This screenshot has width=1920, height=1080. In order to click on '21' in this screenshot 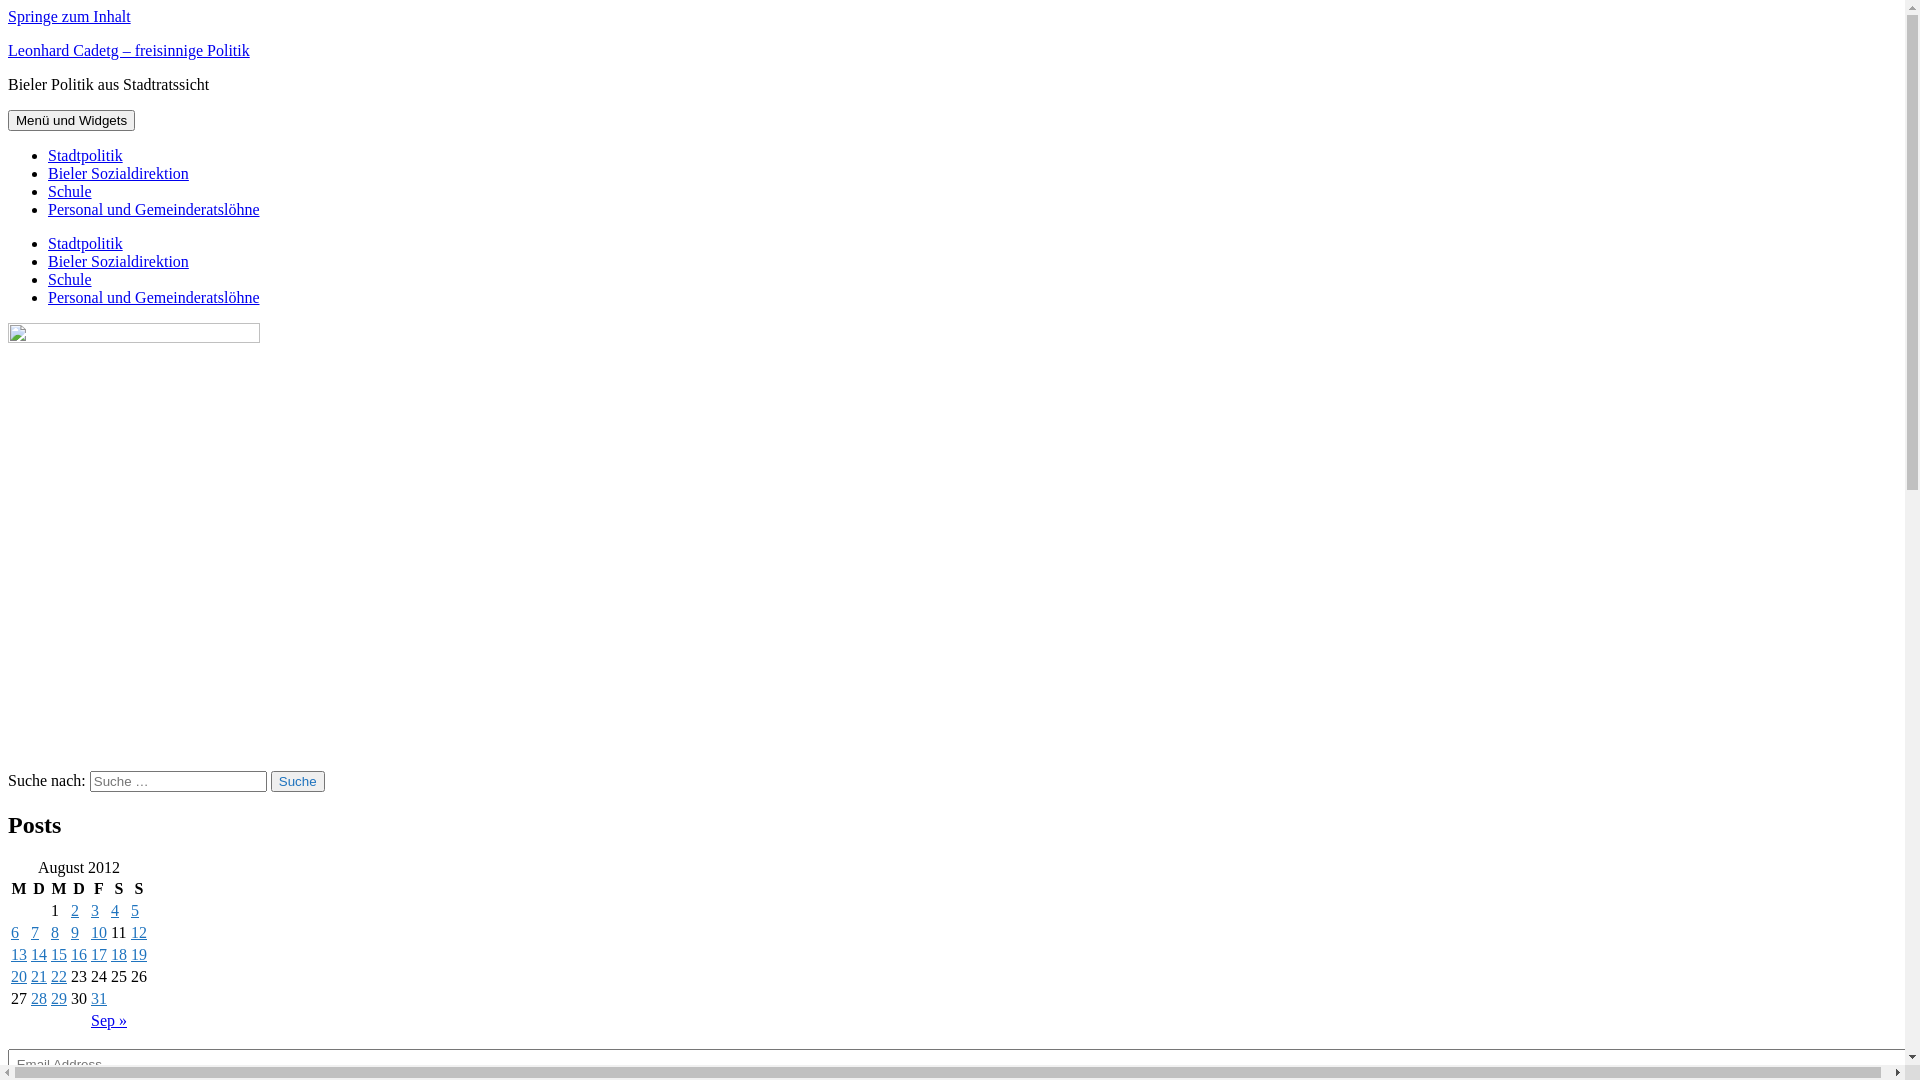, I will do `click(38, 975)`.